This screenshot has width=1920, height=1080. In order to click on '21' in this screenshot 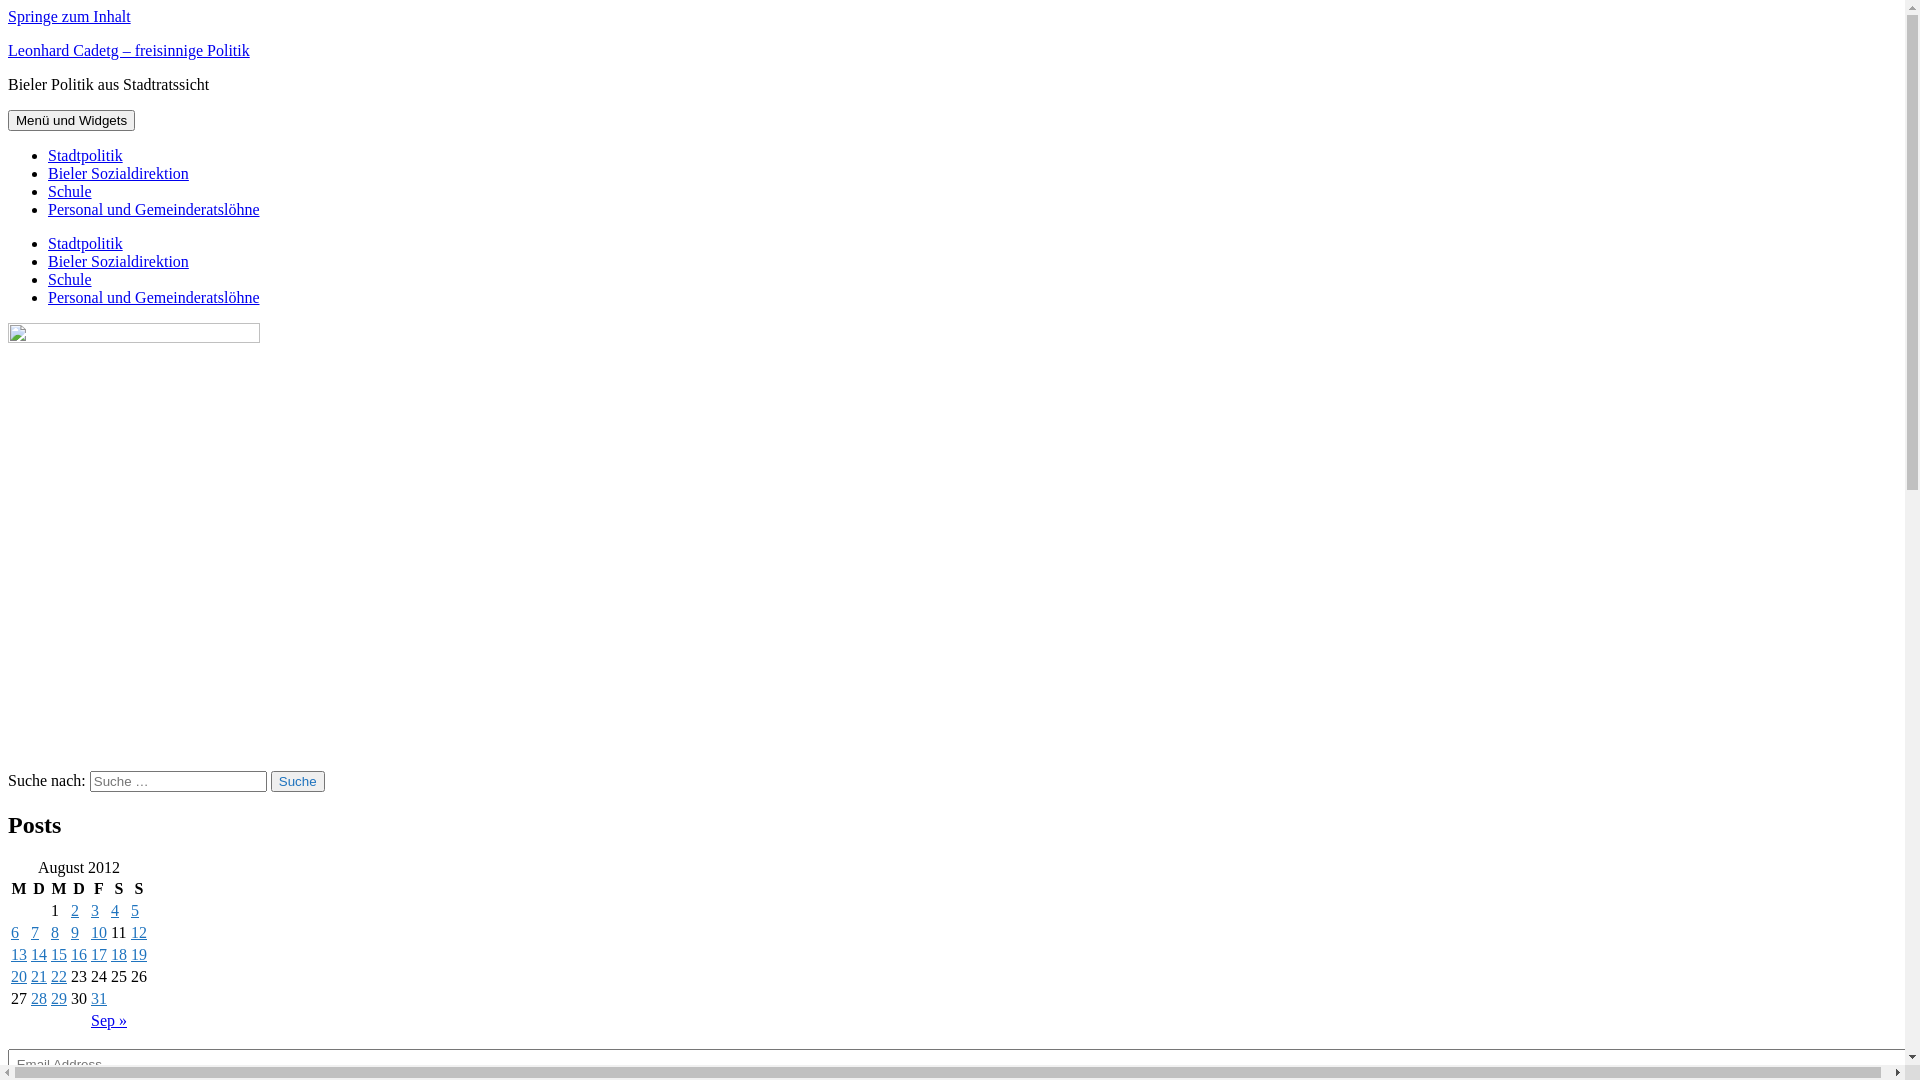, I will do `click(38, 975)`.